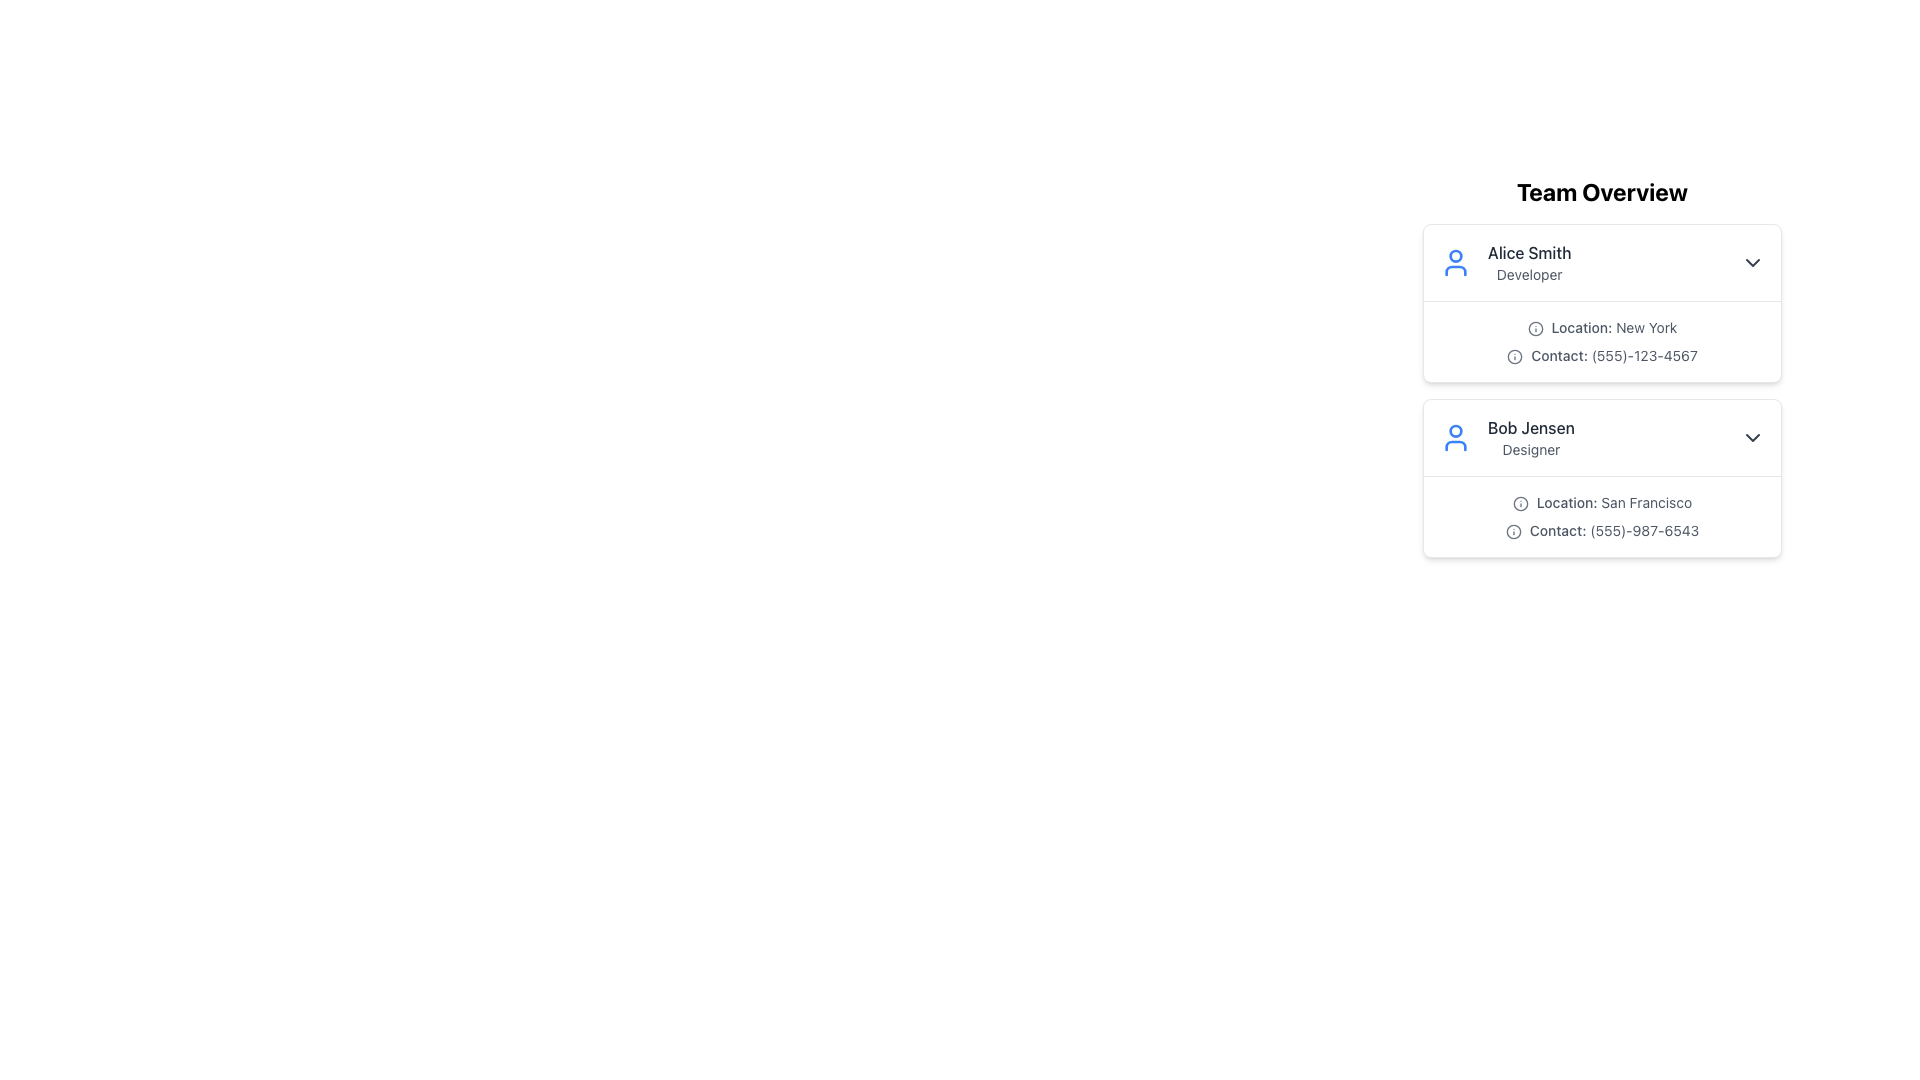  What do you see at coordinates (1602, 366) in the screenshot?
I see `the contact information text for Alice Smith, located below 'Location: New York' and above the horizontal divider, to copy the information` at bounding box center [1602, 366].